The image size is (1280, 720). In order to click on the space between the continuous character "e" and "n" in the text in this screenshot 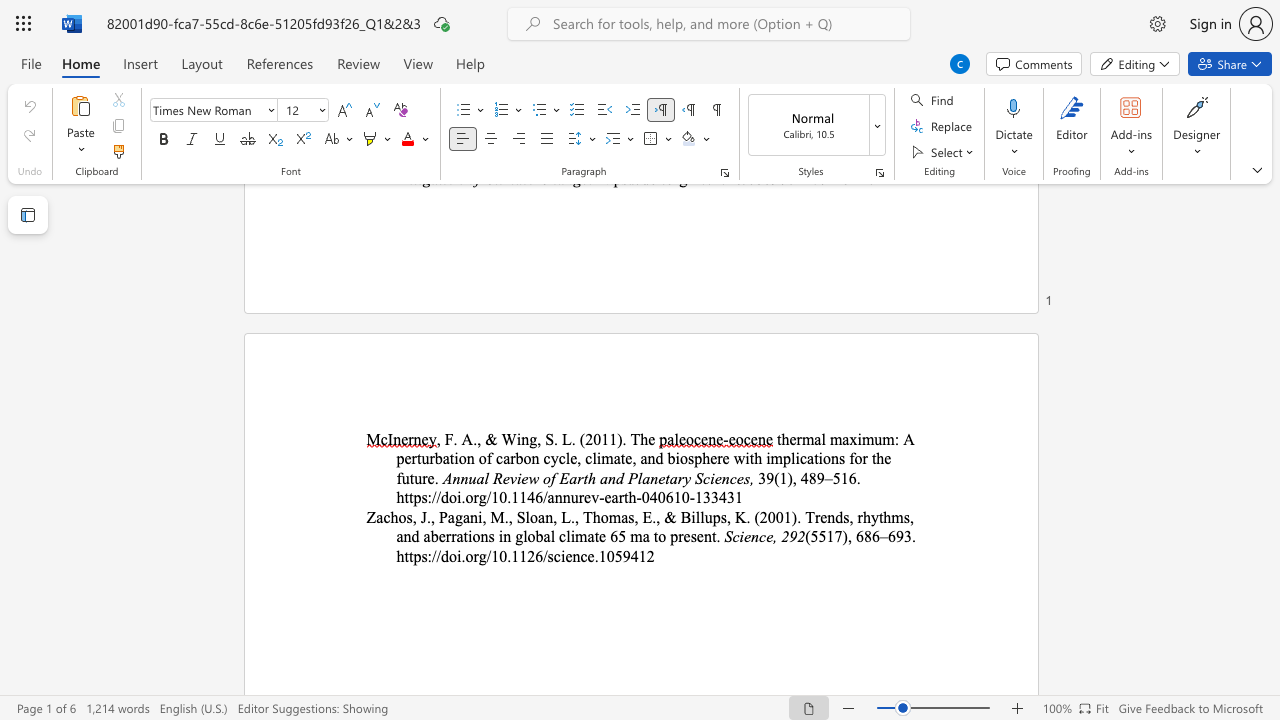, I will do `click(720, 478)`.